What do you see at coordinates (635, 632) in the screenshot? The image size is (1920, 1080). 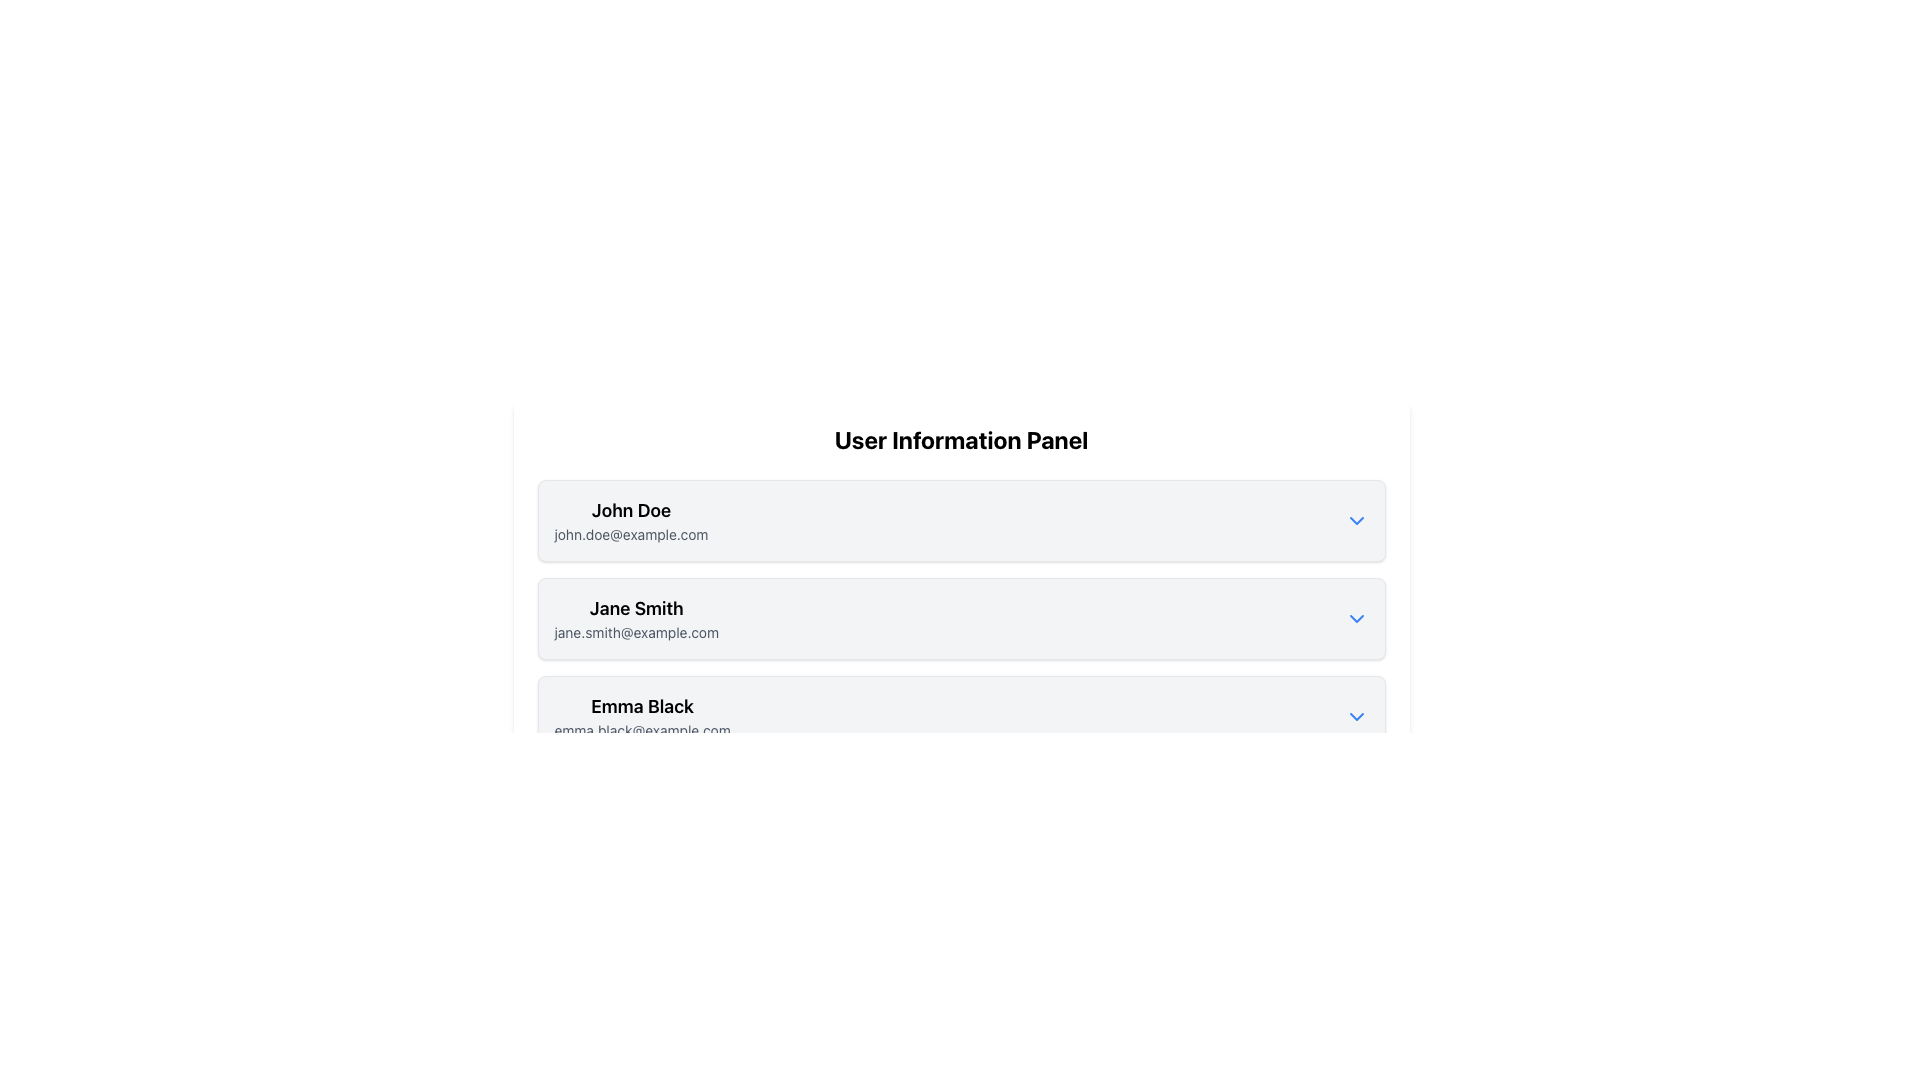 I see `the text label displaying the email address associated with 'Jane Smith', which is styled in a smaller gray font and located in the user information panel` at bounding box center [635, 632].